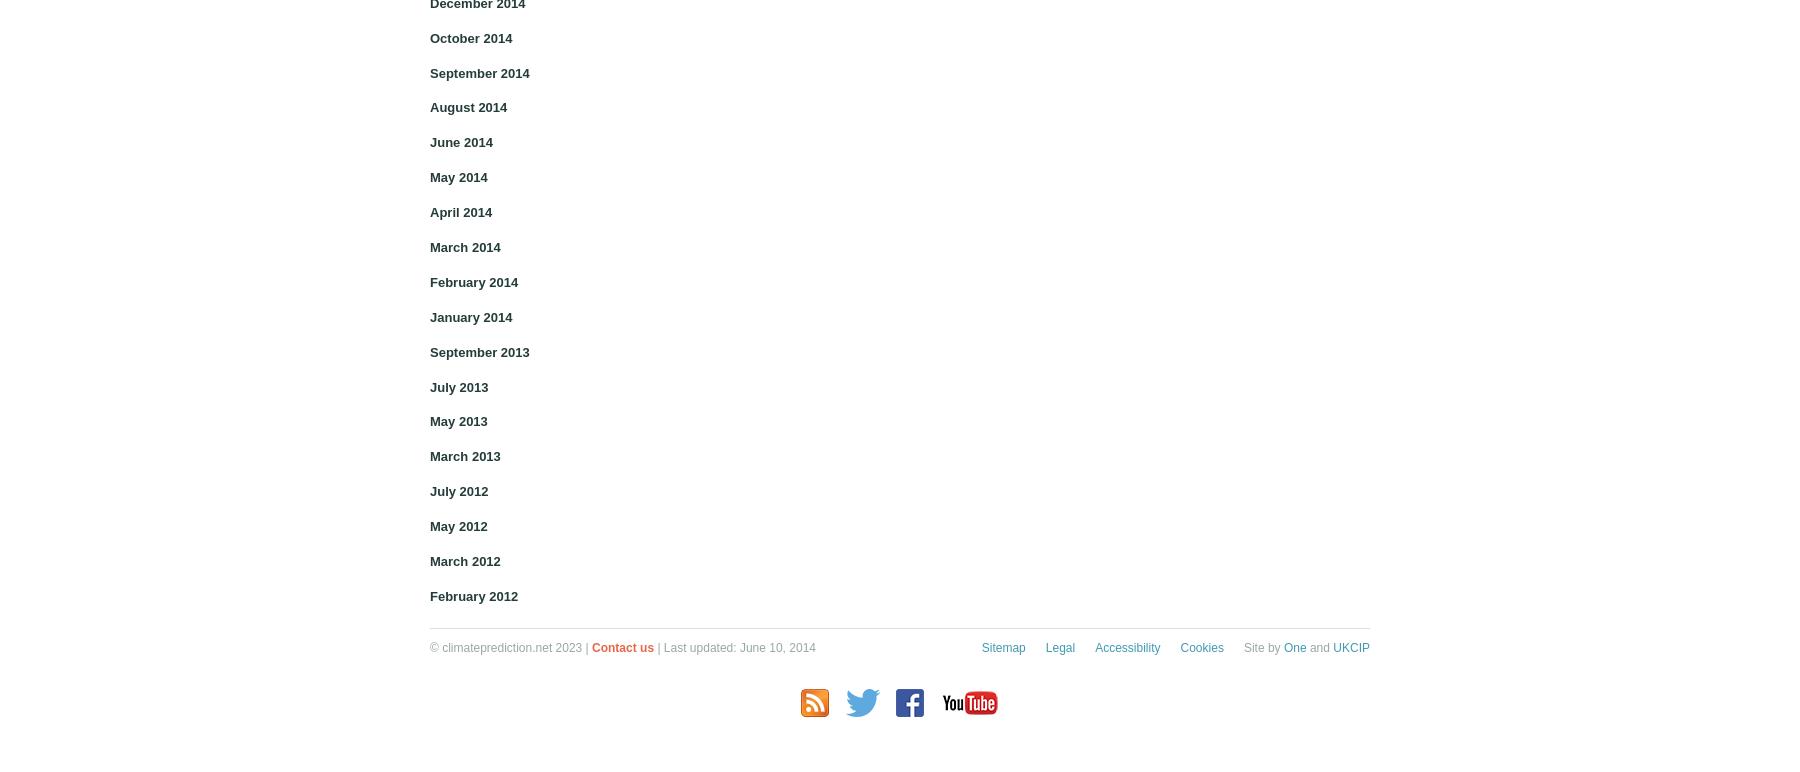 This screenshot has height=772, width=1800. What do you see at coordinates (457, 420) in the screenshot?
I see `'May 2013'` at bounding box center [457, 420].